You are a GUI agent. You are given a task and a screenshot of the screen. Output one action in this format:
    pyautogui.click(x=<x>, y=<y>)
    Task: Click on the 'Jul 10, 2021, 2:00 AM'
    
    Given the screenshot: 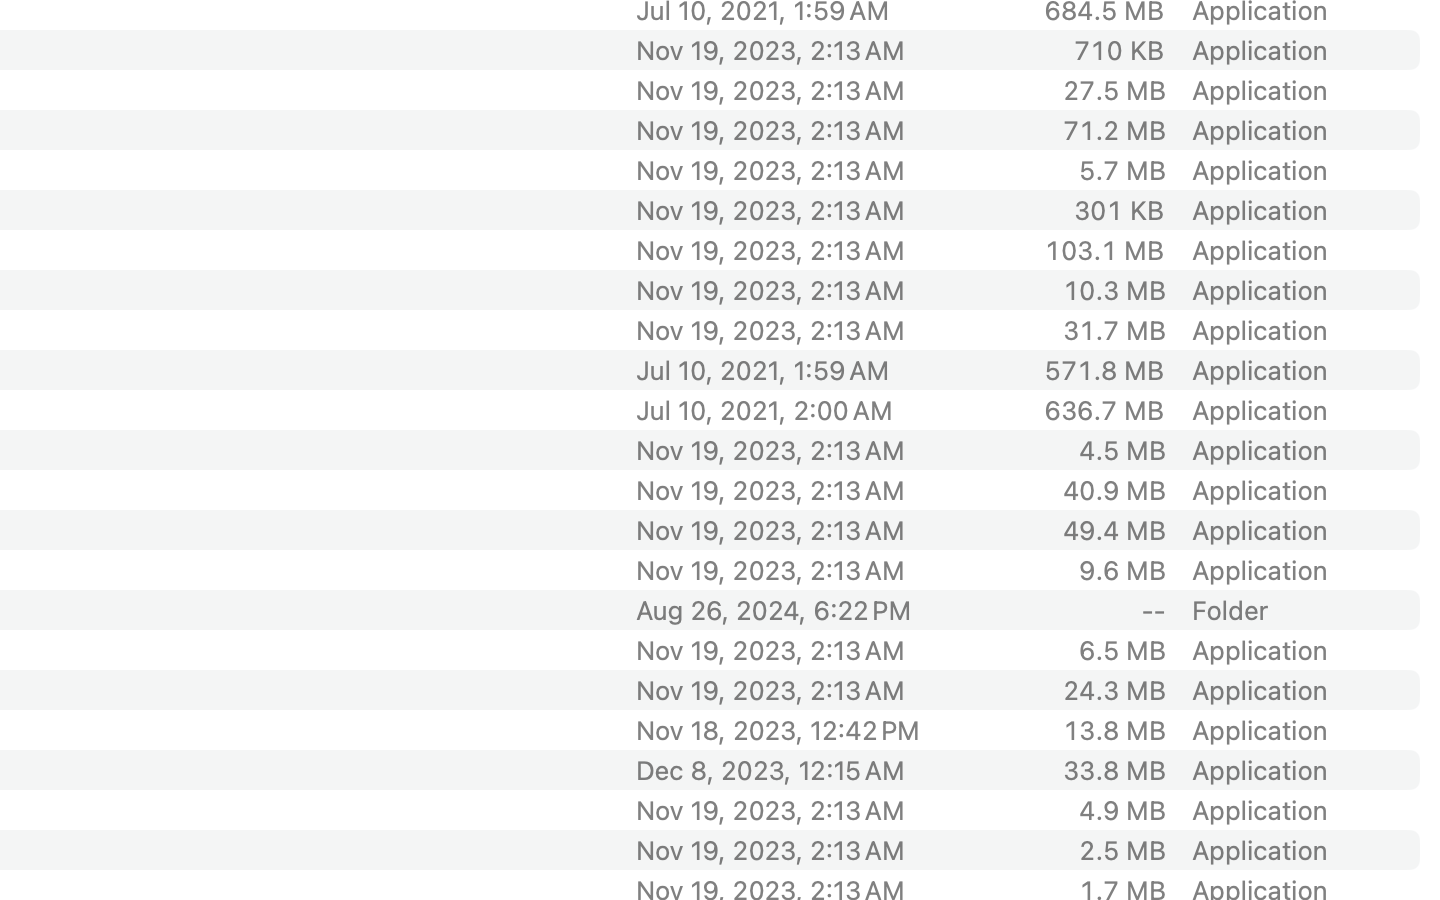 What is the action you would take?
    pyautogui.click(x=802, y=410)
    